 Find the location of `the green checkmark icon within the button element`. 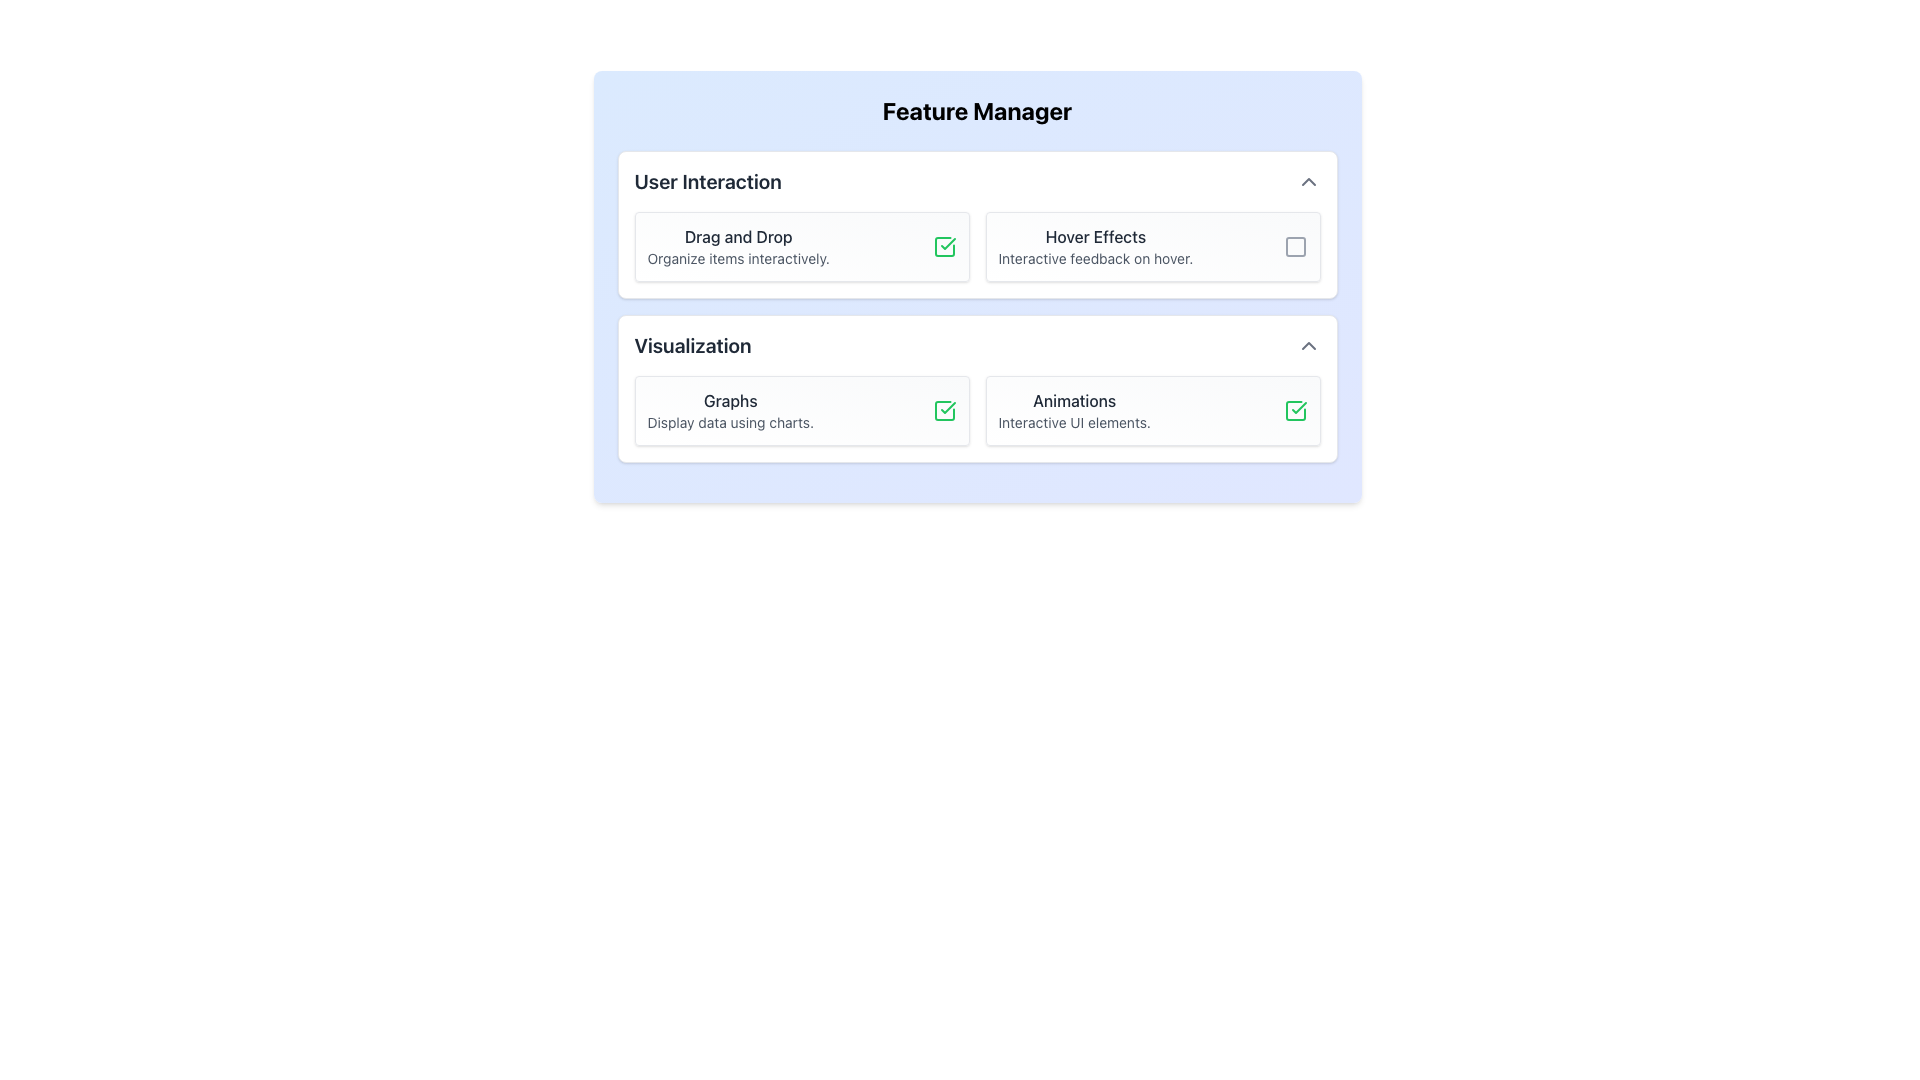

the green checkmark icon within the button element is located at coordinates (943, 410).